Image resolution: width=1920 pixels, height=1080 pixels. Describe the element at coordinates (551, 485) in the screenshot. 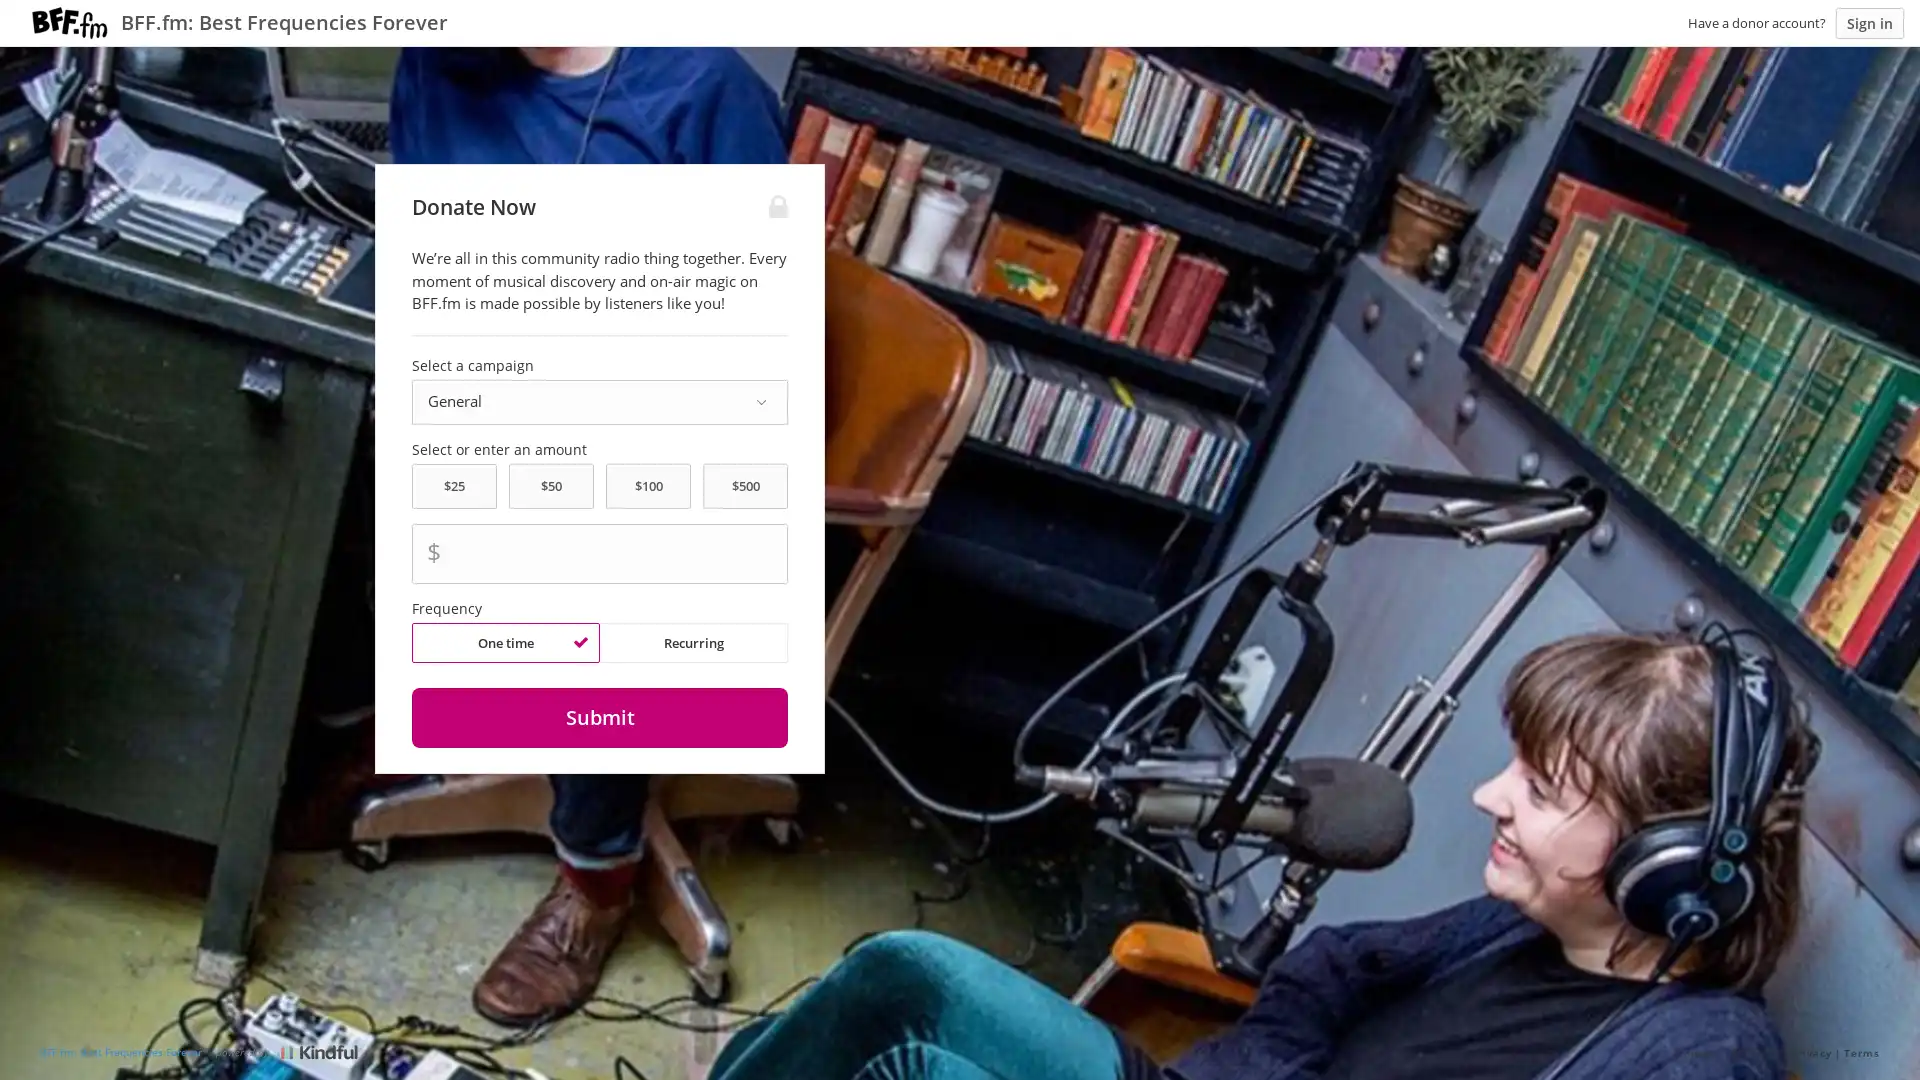

I see `$50` at that location.